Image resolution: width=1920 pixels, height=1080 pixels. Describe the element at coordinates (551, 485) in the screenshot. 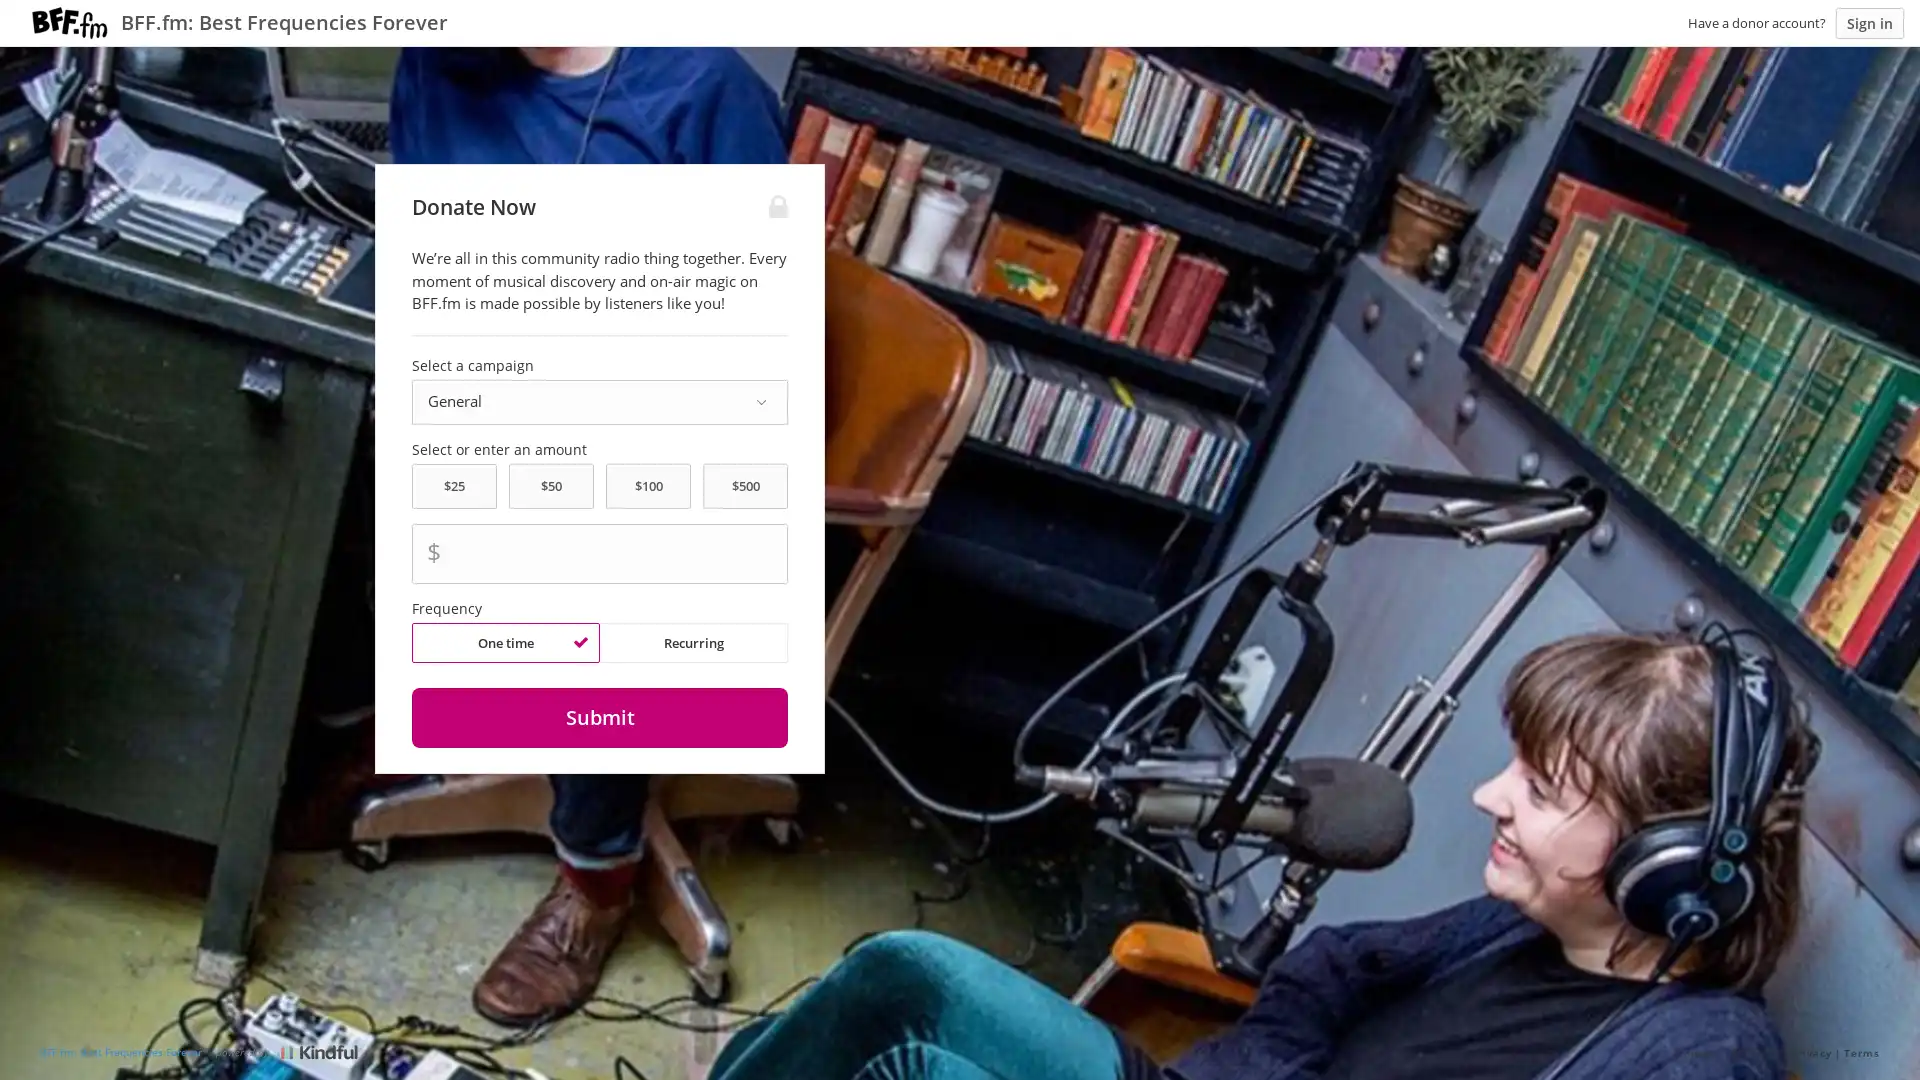

I see `$50` at that location.